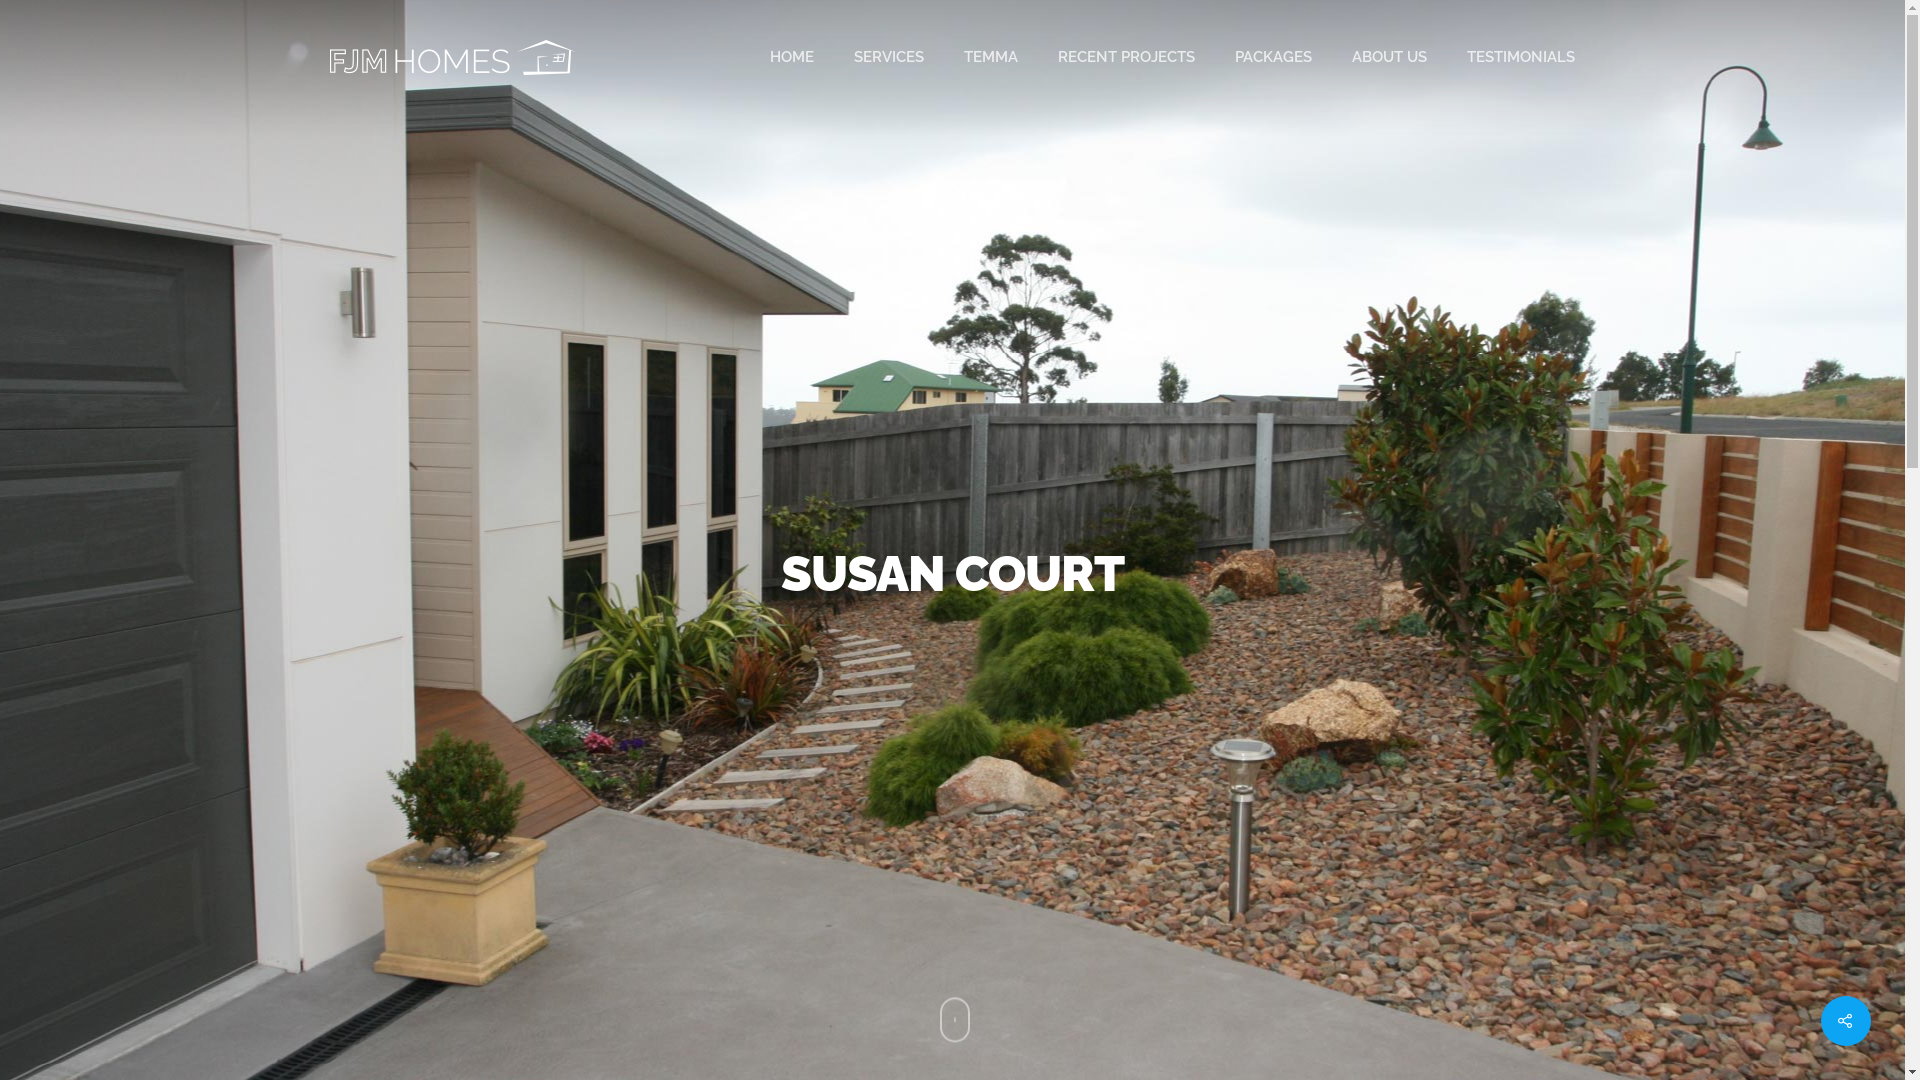 This screenshot has width=1920, height=1080. Describe the element at coordinates (1233, 56) in the screenshot. I see `'PACKAGES'` at that location.